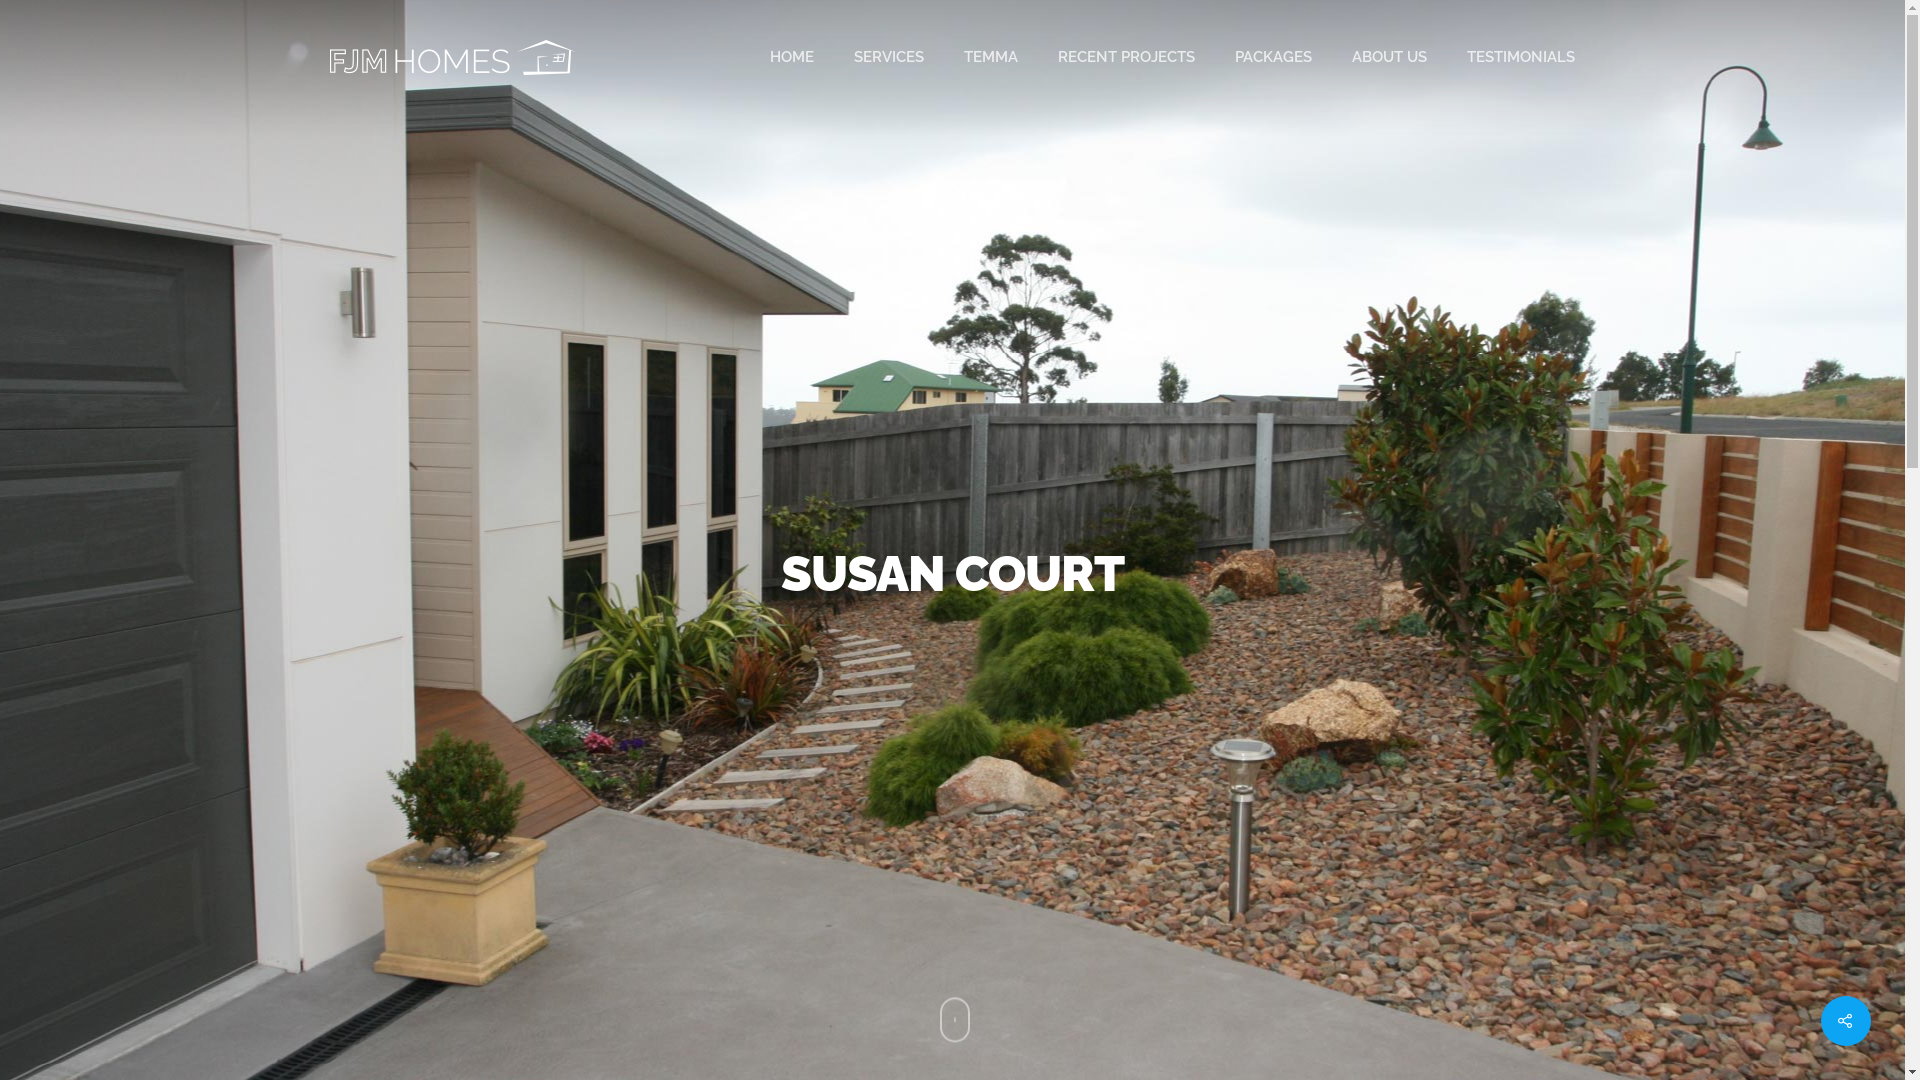 This screenshot has width=1920, height=1080. Describe the element at coordinates (1233, 56) in the screenshot. I see `'PACKAGES'` at that location.